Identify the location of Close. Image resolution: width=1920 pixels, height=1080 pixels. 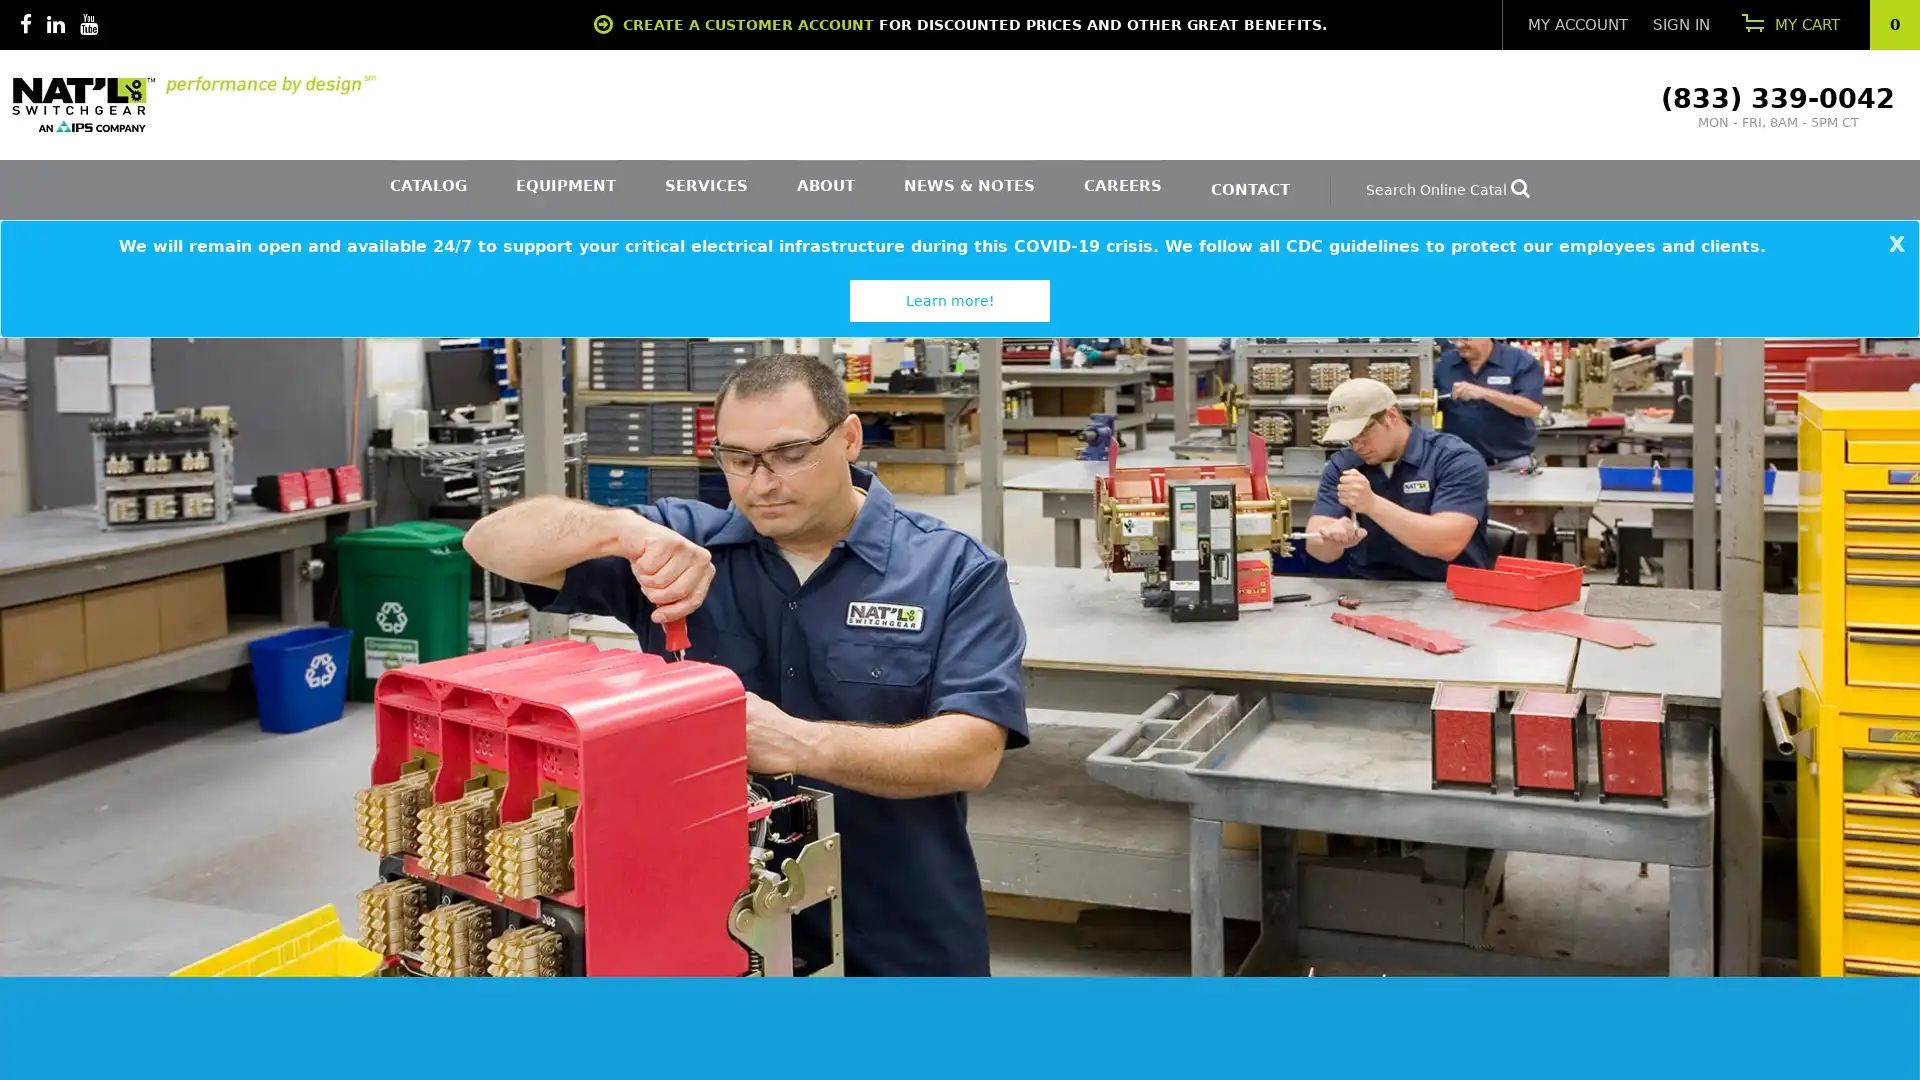
(1898, 243).